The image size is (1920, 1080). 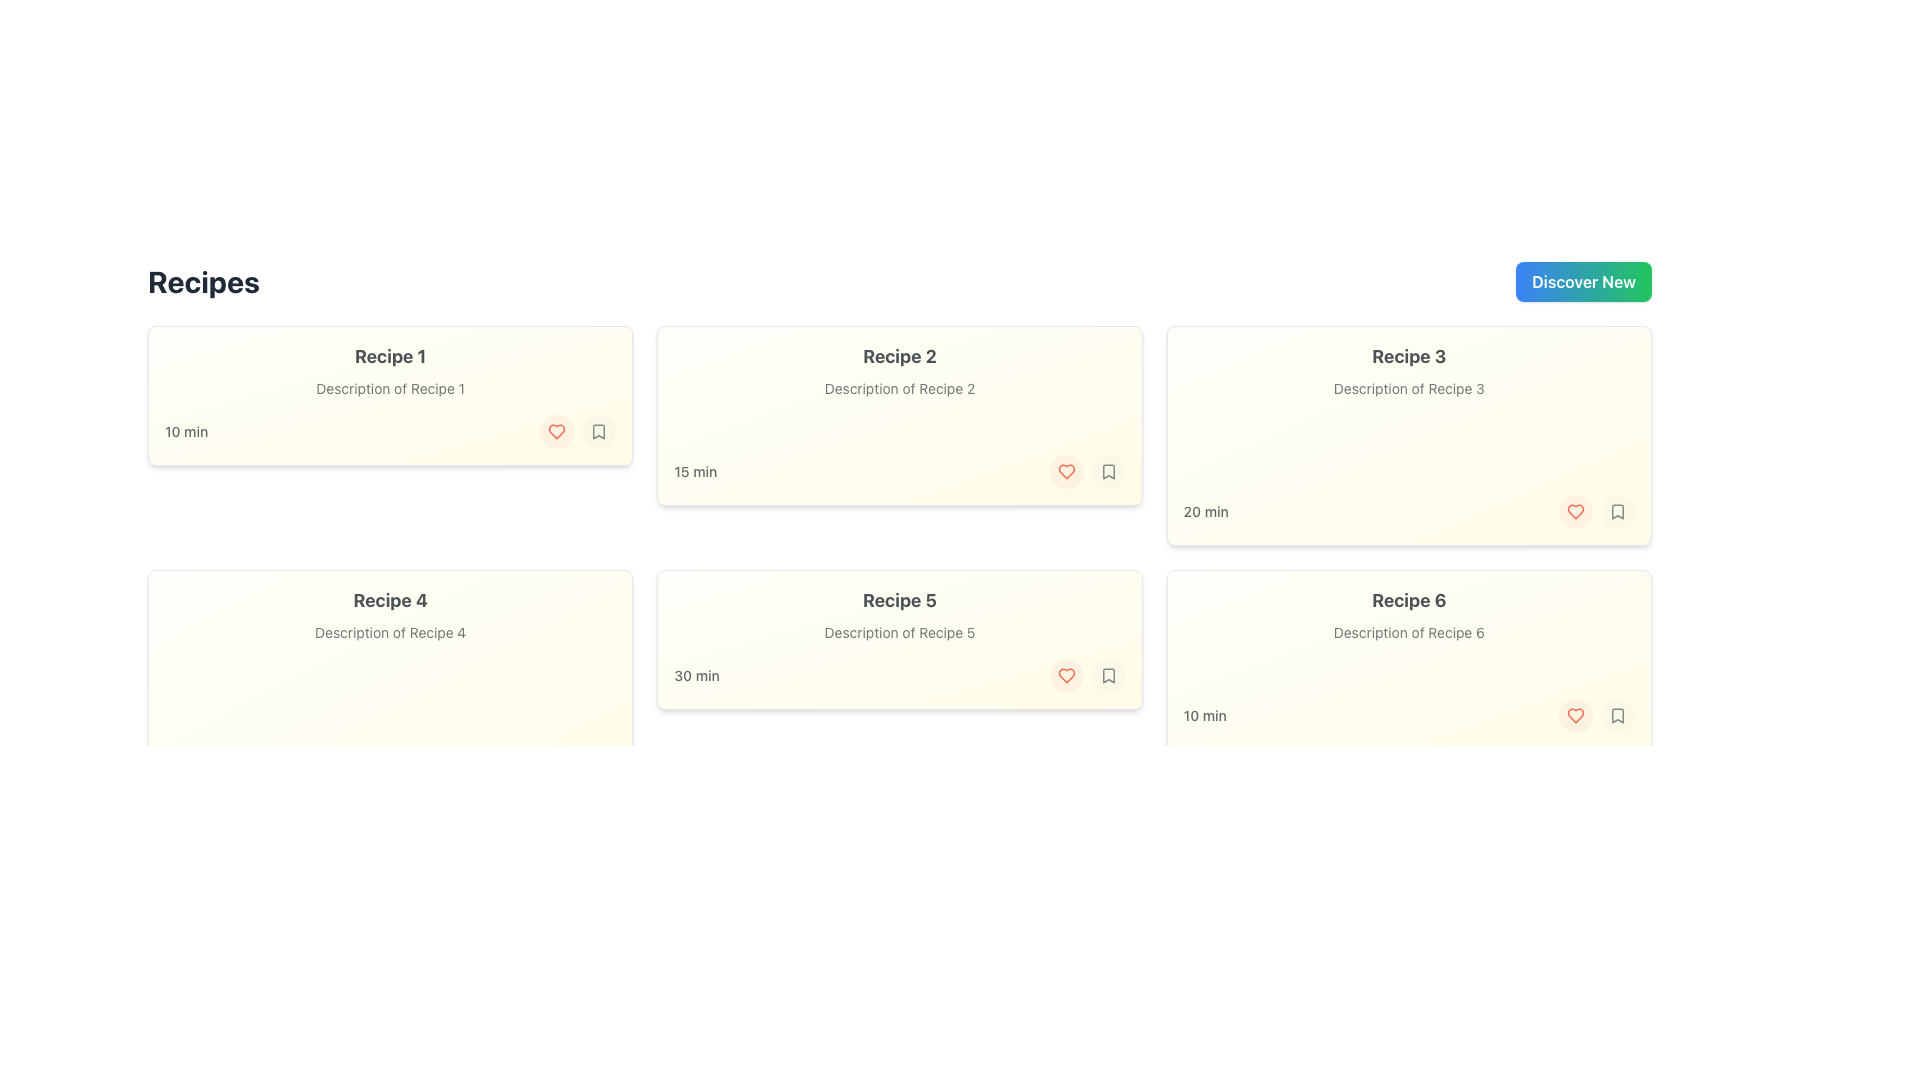 I want to click on bold, large-sized text labeled 'Recipe 6' which is positioned in the upper section of the recipe card, so click(x=1408, y=600).